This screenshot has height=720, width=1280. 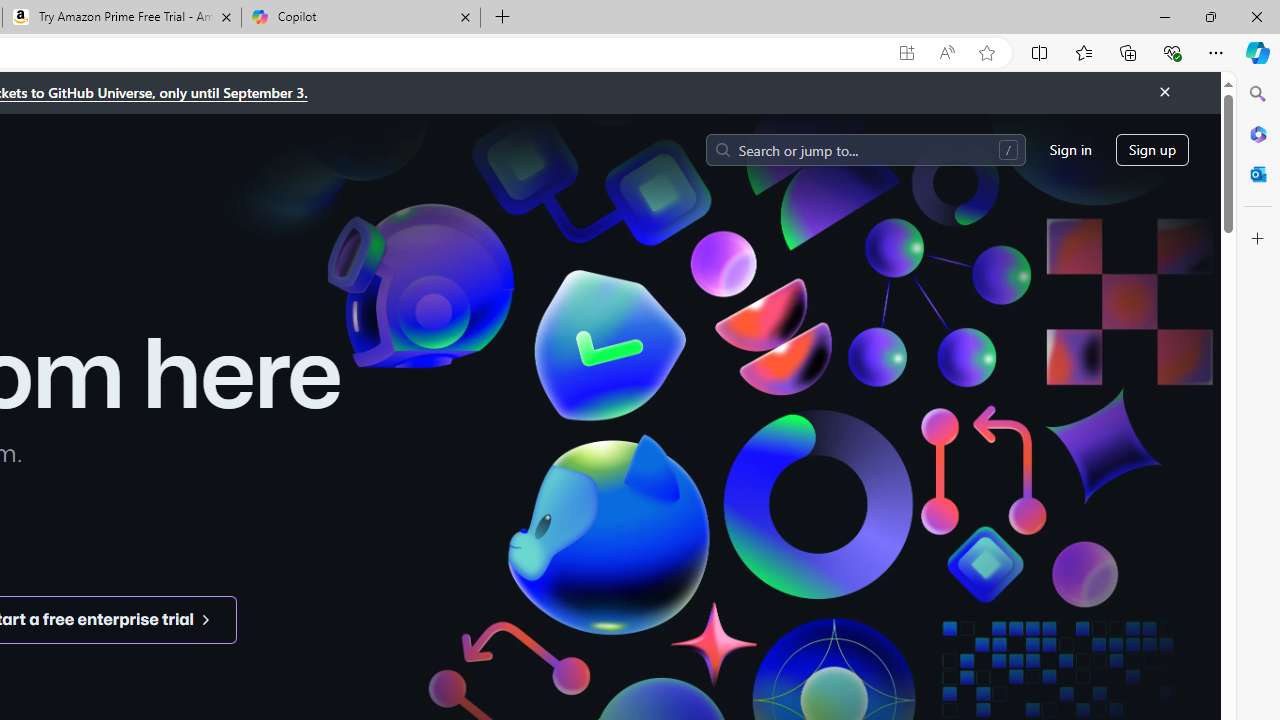 I want to click on 'Customize', so click(x=1257, y=238).